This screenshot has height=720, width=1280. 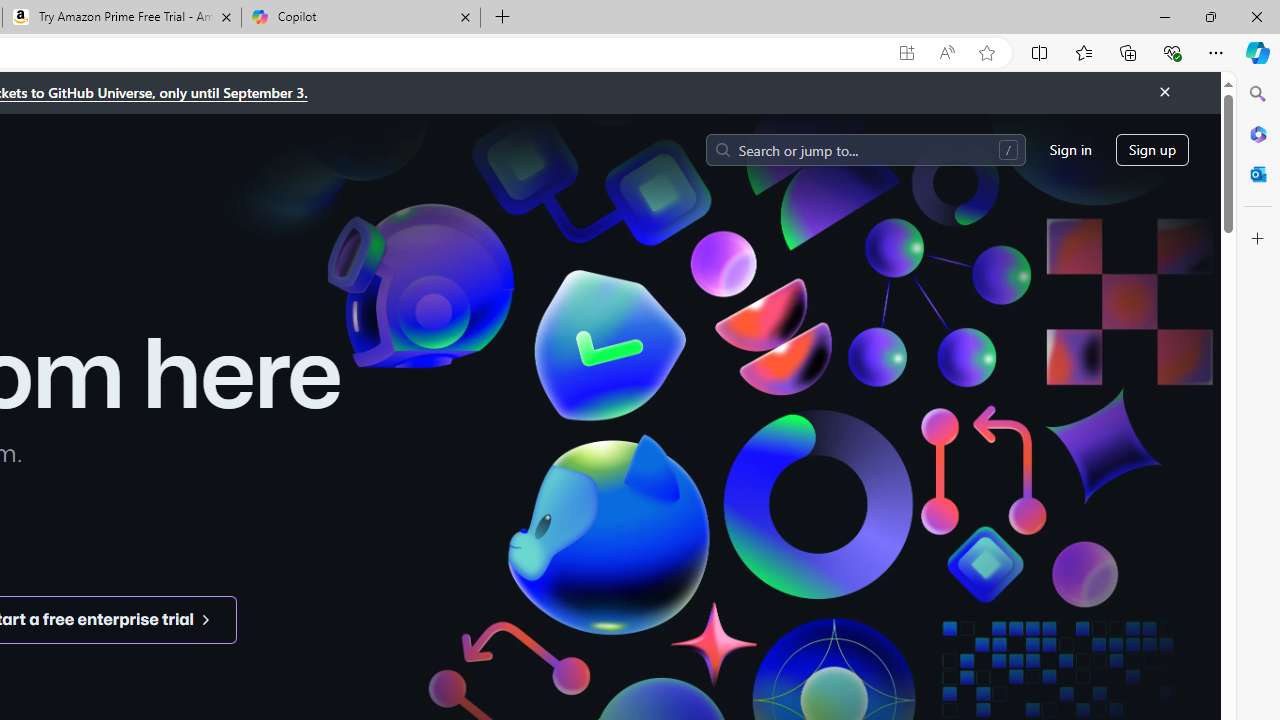 I want to click on 'Customize', so click(x=1257, y=238).